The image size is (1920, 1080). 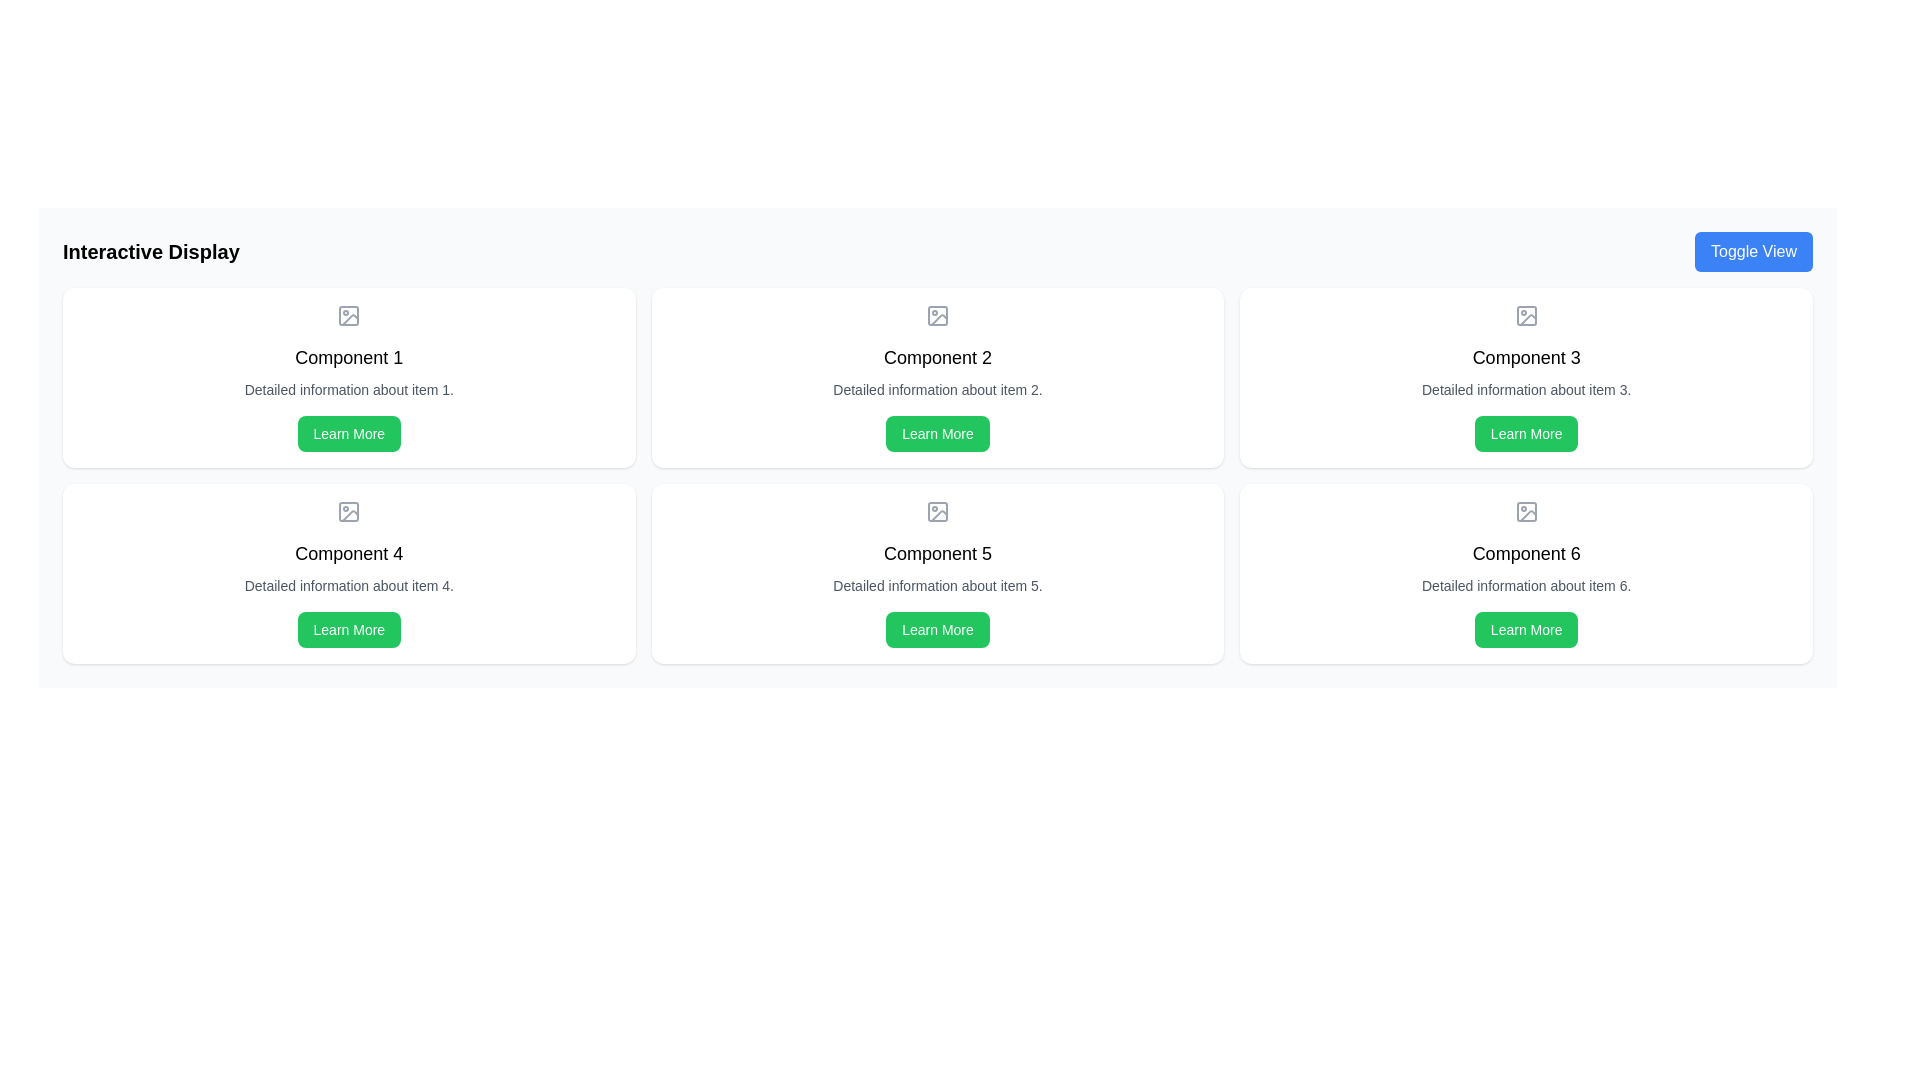 What do you see at coordinates (936, 389) in the screenshot?
I see `the static text element that reads 'Detailed information about item 2.' which is located centrally in the top row of the 'Component 2' card` at bounding box center [936, 389].